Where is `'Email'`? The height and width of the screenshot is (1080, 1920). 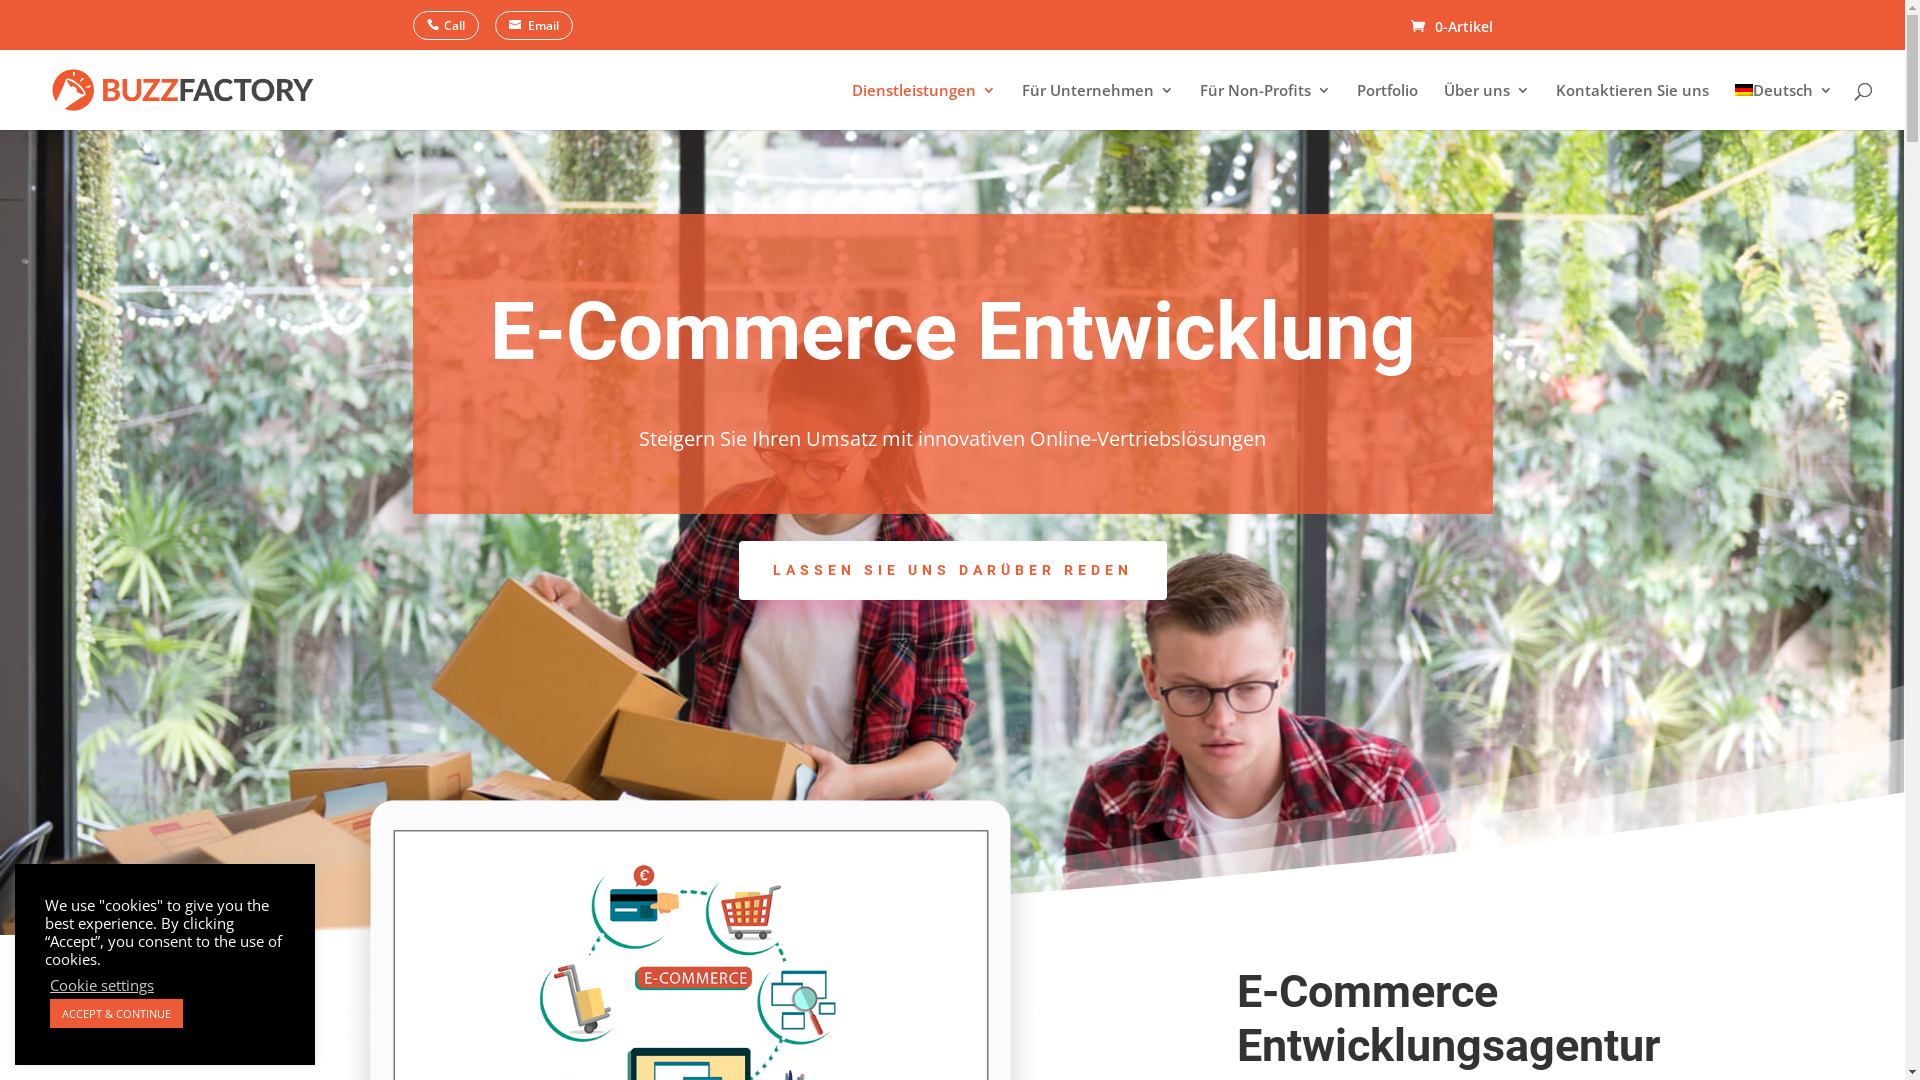
'Email' is located at coordinates (532, 25).